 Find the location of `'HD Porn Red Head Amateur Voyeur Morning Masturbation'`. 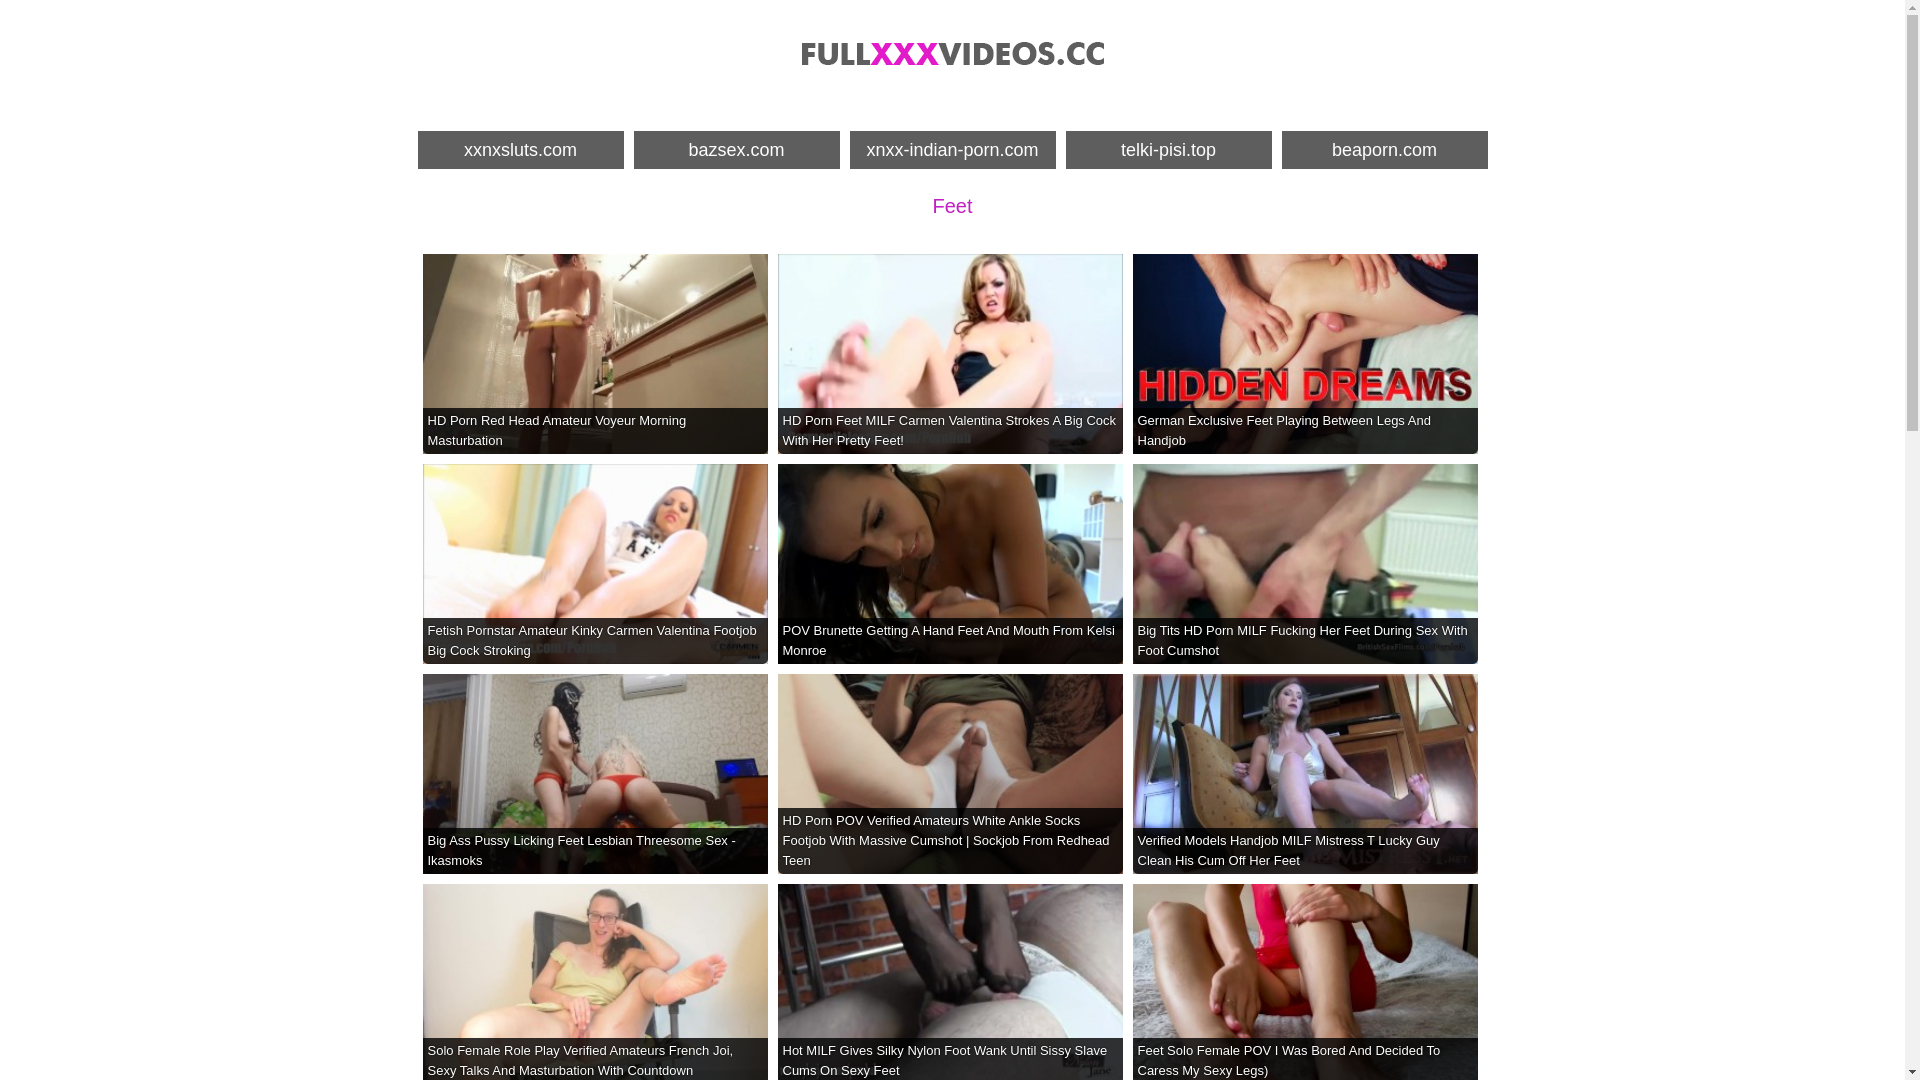

'HD Porn Red Head Amateur Voyeur Morning Masturbation' is located at coordinates (593, 353).